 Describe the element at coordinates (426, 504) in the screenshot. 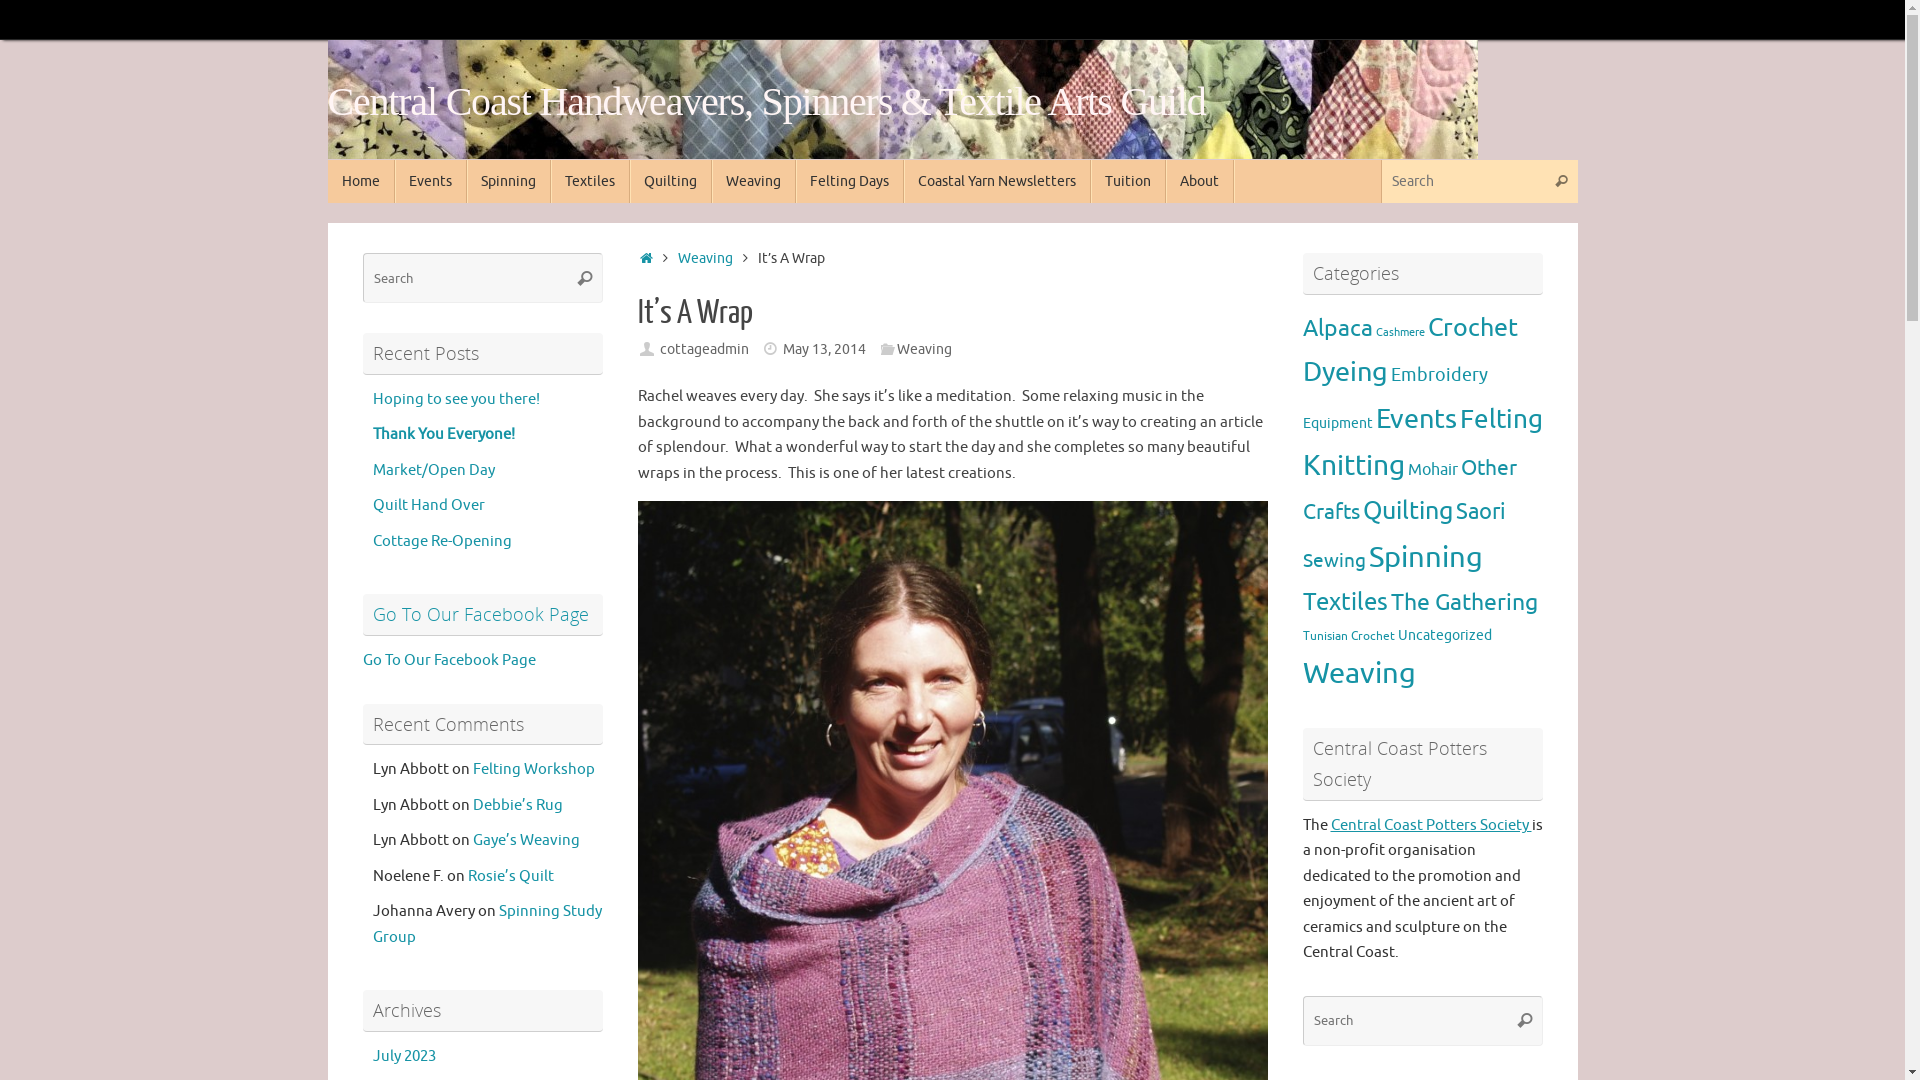

I see `'Quilt Hand Over'` at that location.